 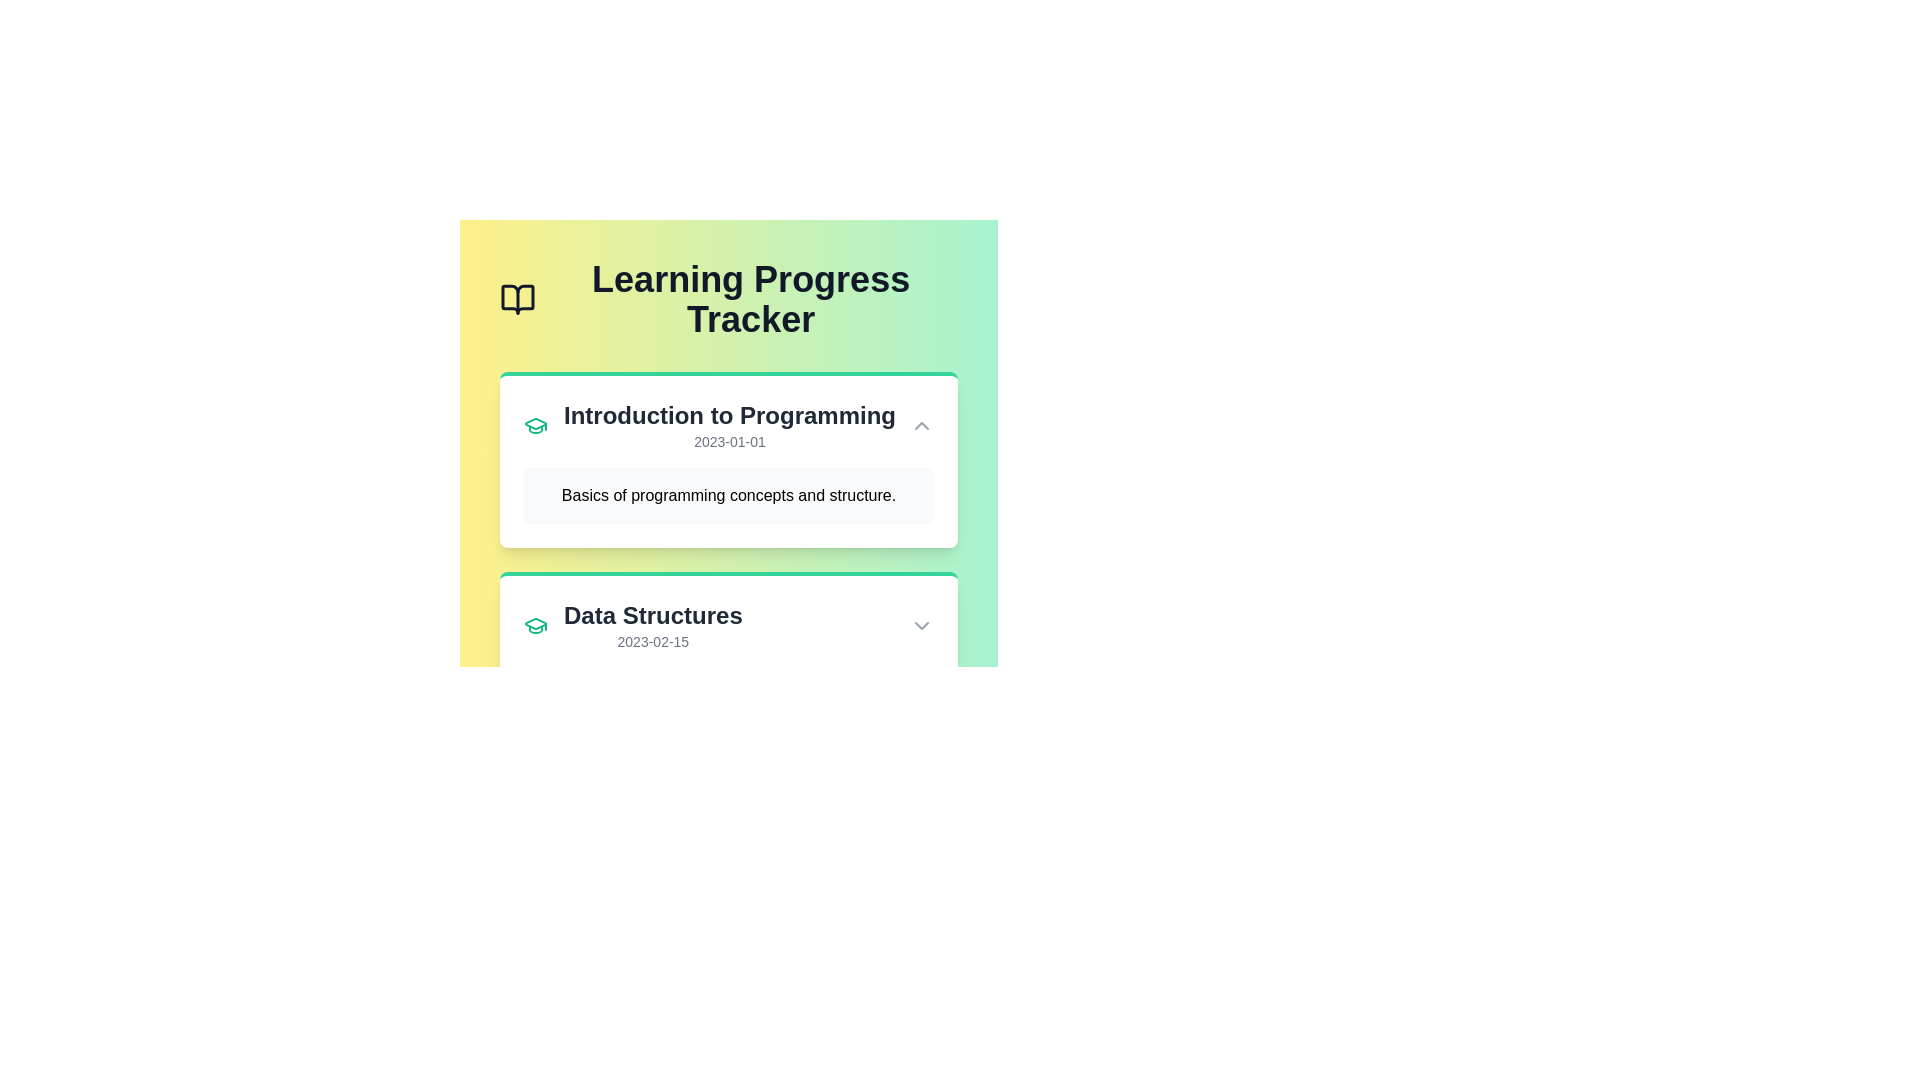 What do you see at coordinates (728, 415) in the screenshot?
I see `the Heading or Label element in the 'Learning Progress Tracker' section, which serves as a header for a specific learning module or topic` at bounding box center [728, 415].